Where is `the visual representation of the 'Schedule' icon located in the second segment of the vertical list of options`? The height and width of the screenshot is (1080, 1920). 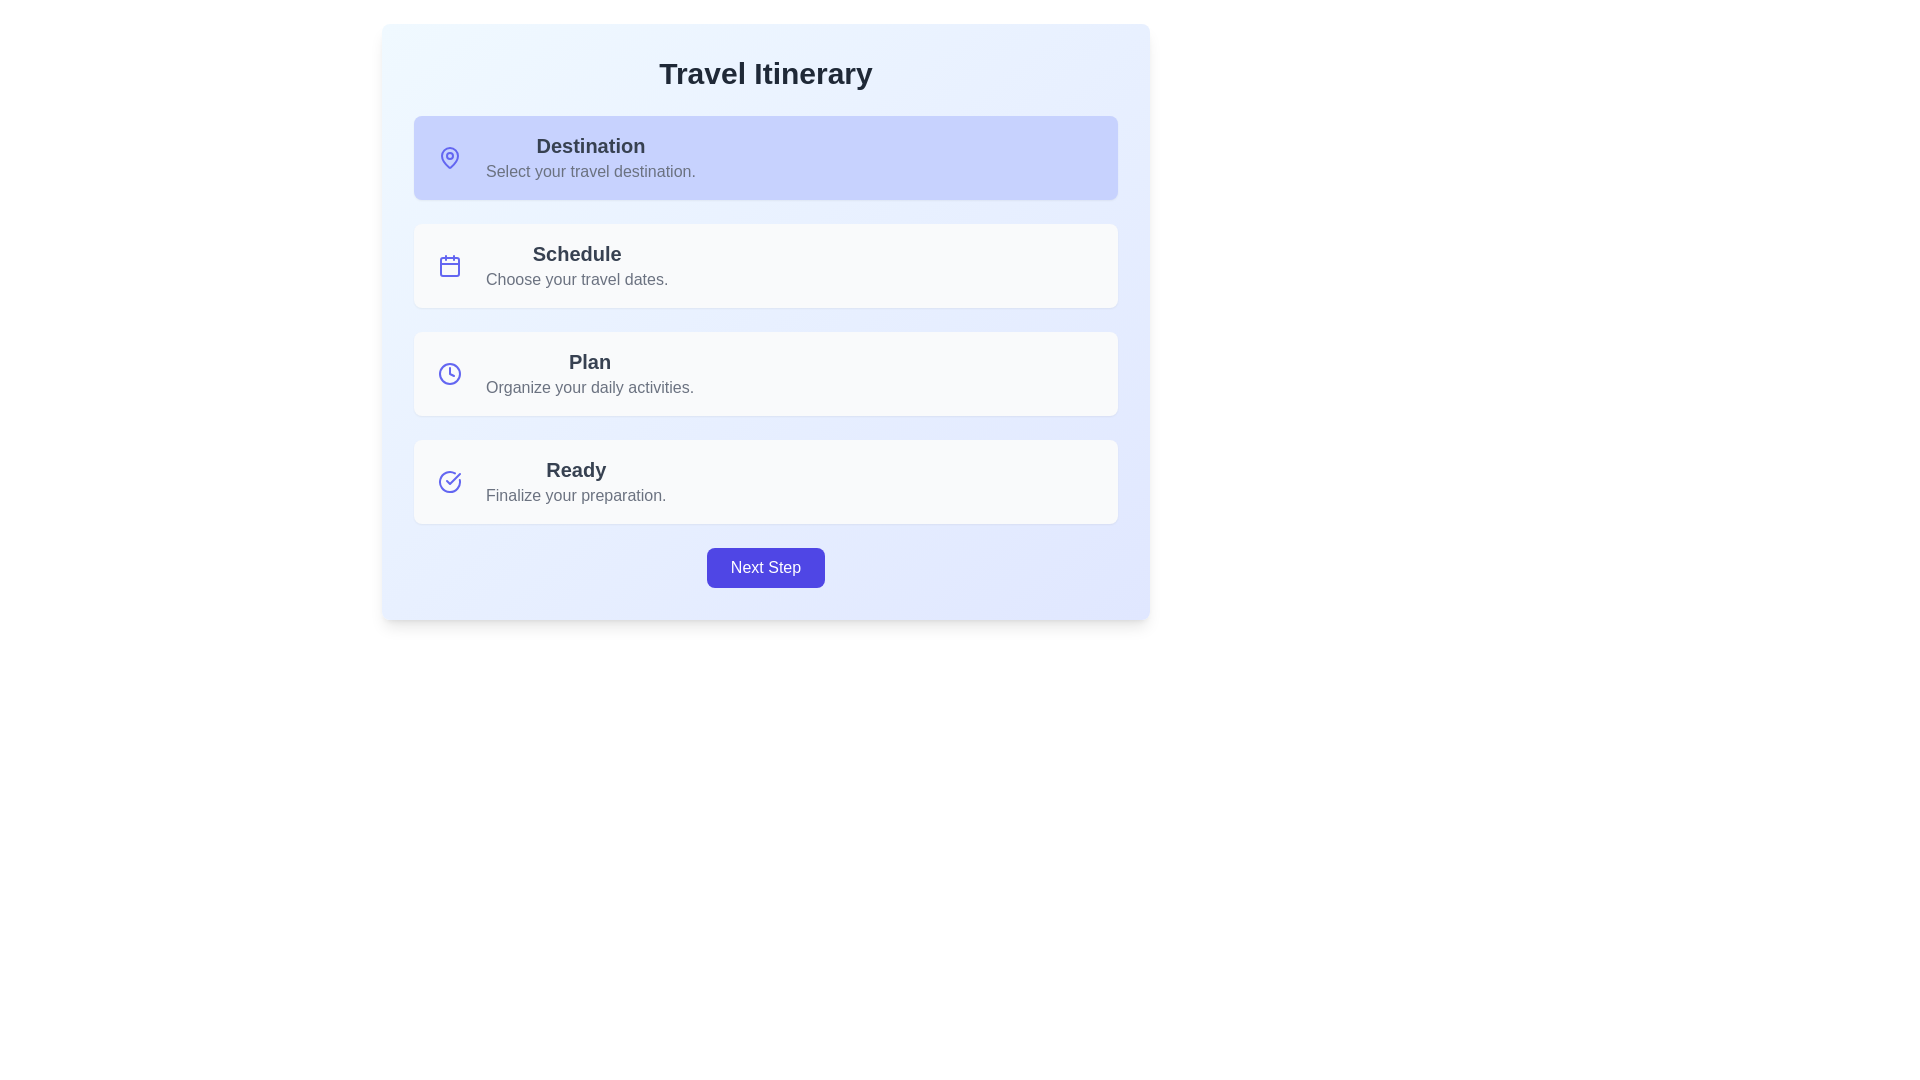 the visual representation of the 'Schedule' icon located in the second segment of the vertical list of options is located at coordinates (449, 265).